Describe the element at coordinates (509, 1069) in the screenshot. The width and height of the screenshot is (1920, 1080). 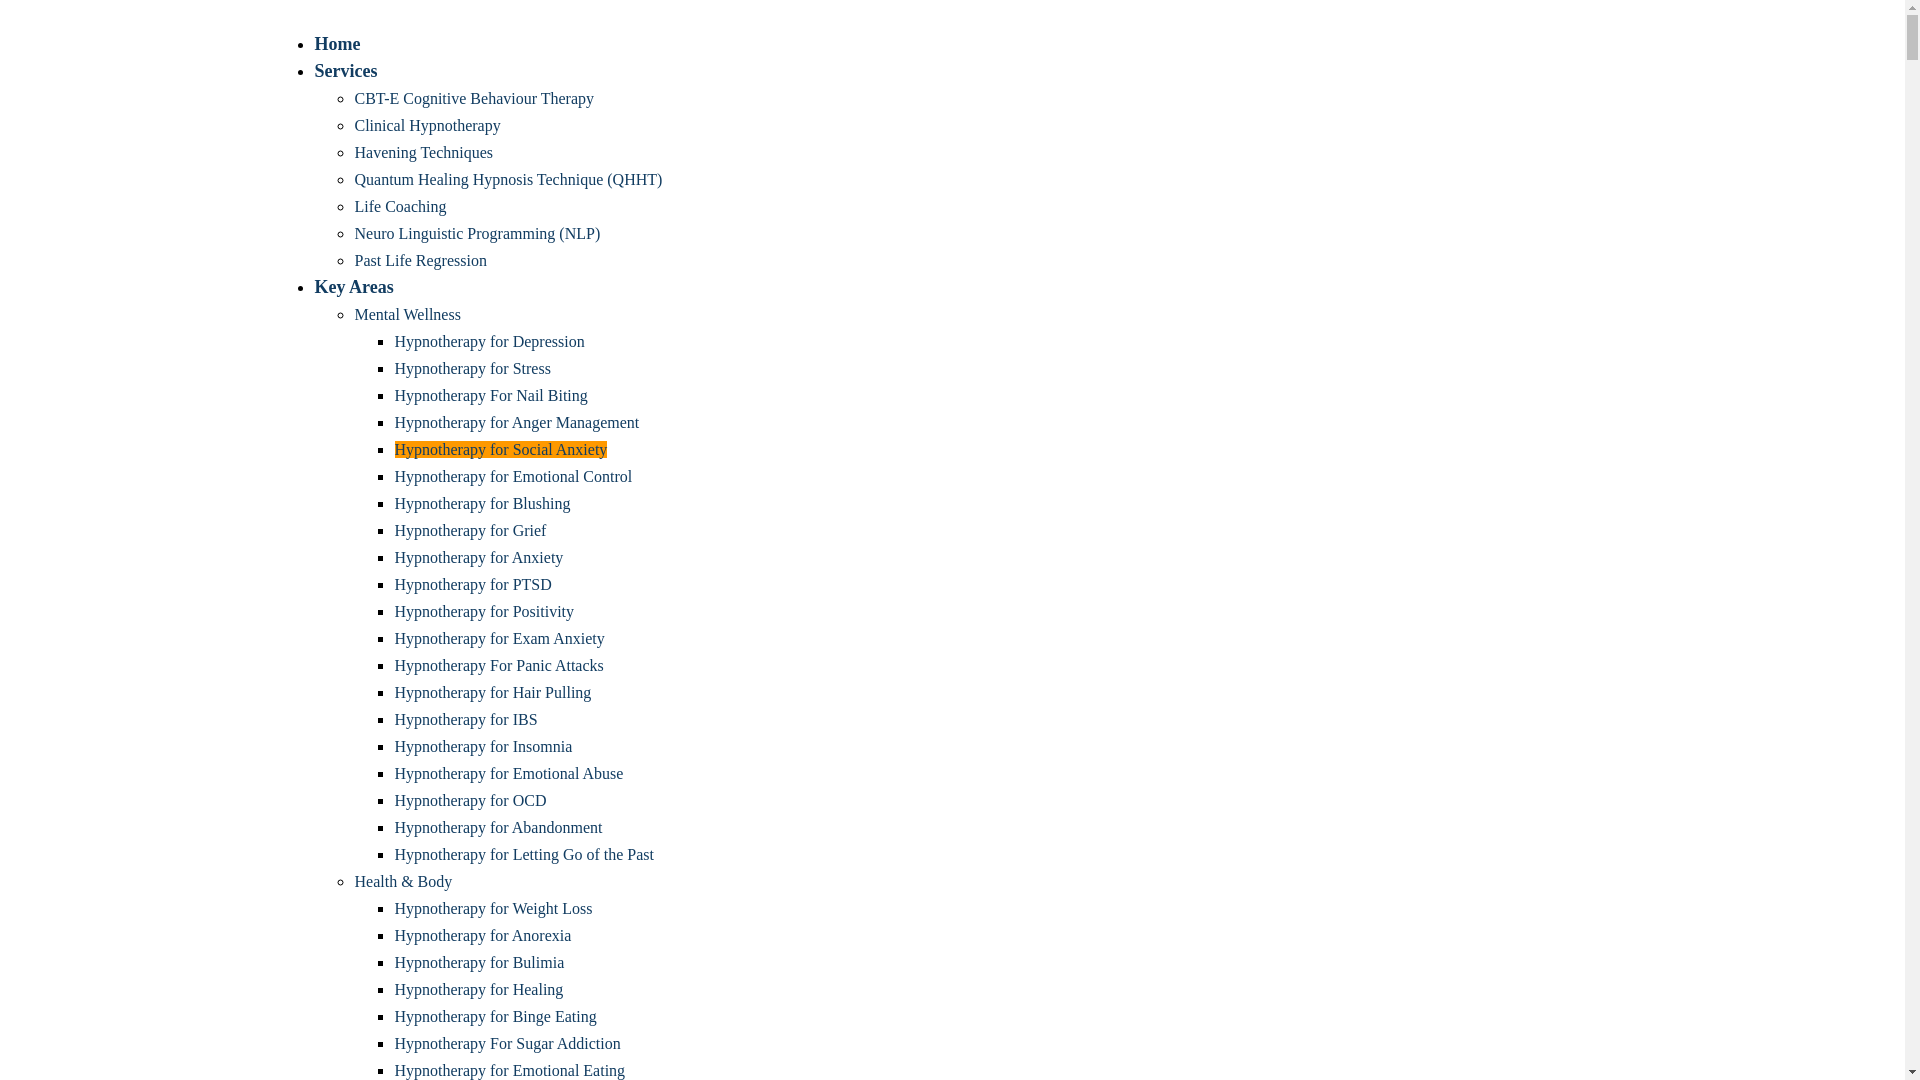
I see `'Hypnotherapy for Emotional Eating'` at that location.